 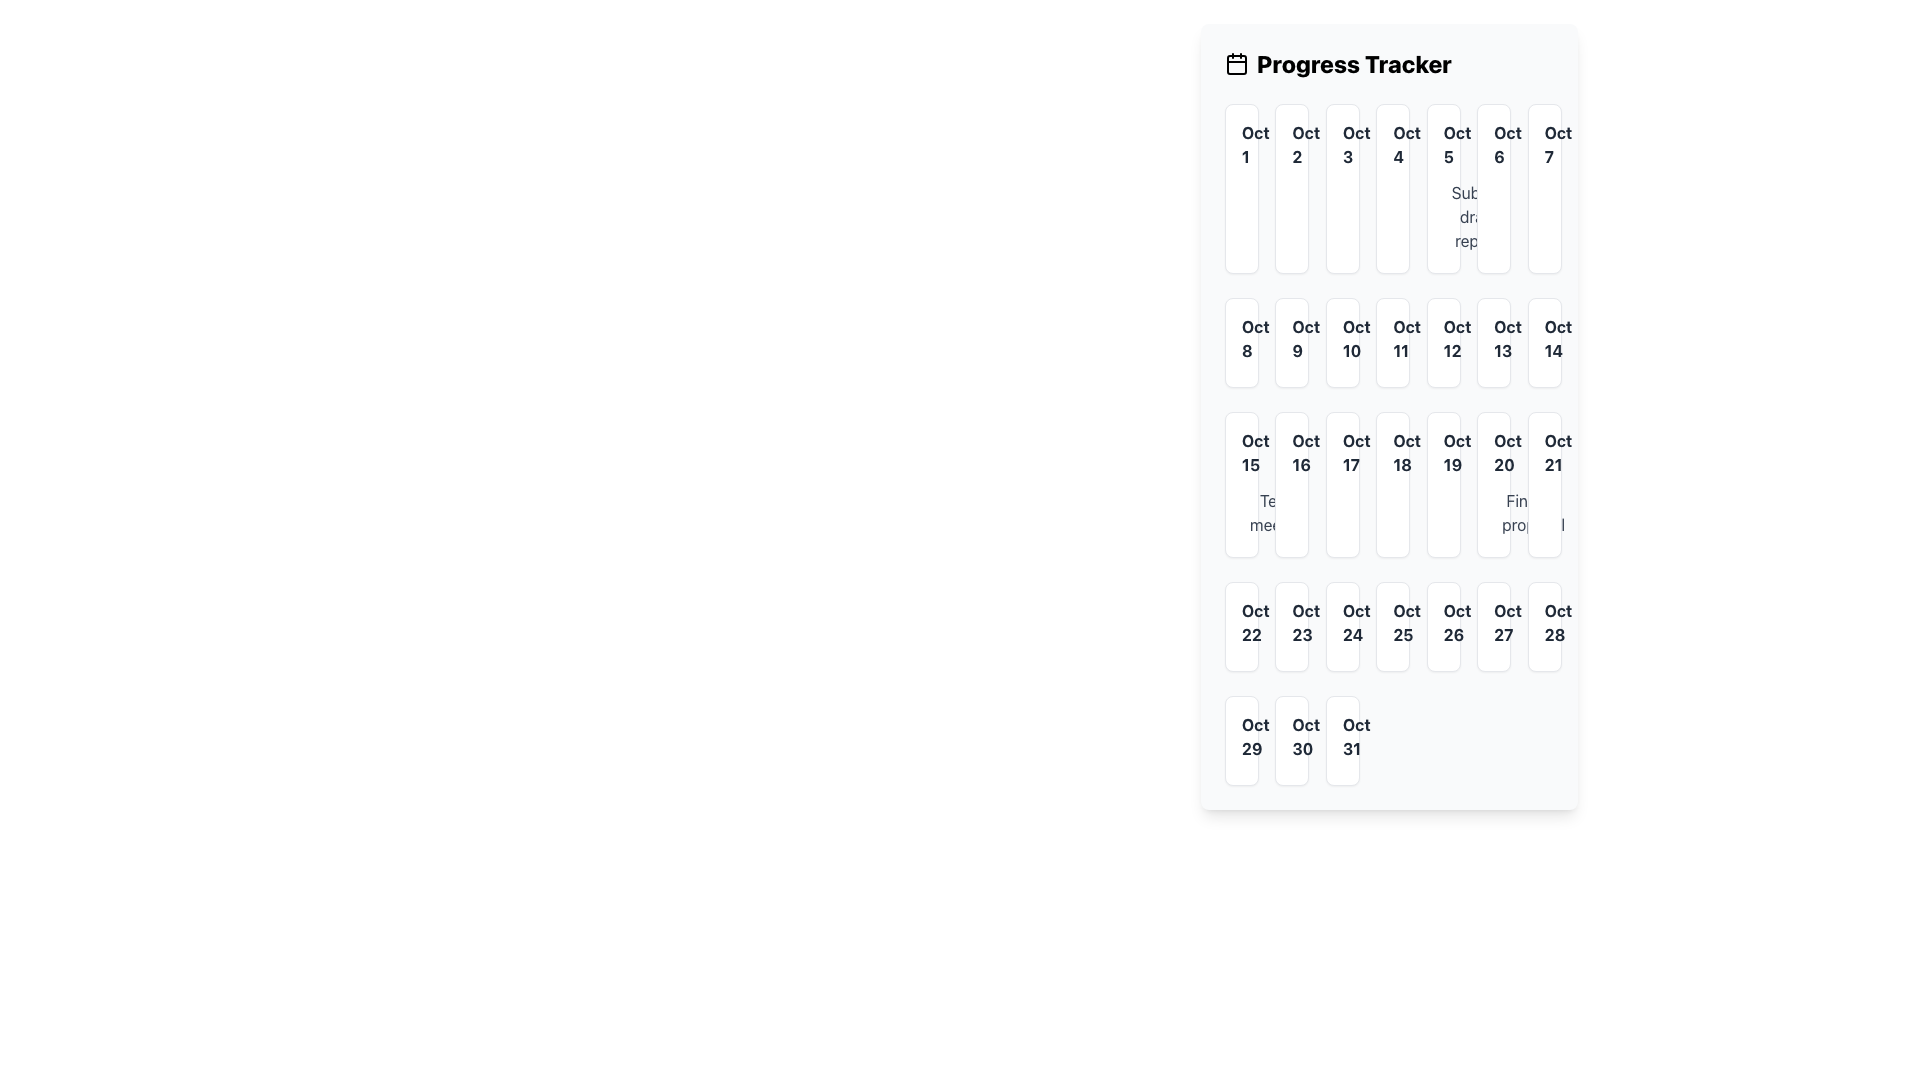 What do you see at coordinates (1241, 626) in the screenshot?
I see `the white rectangular box with rounded corners containing the text 'Oct 22'` at bounding box center [1241, 626].